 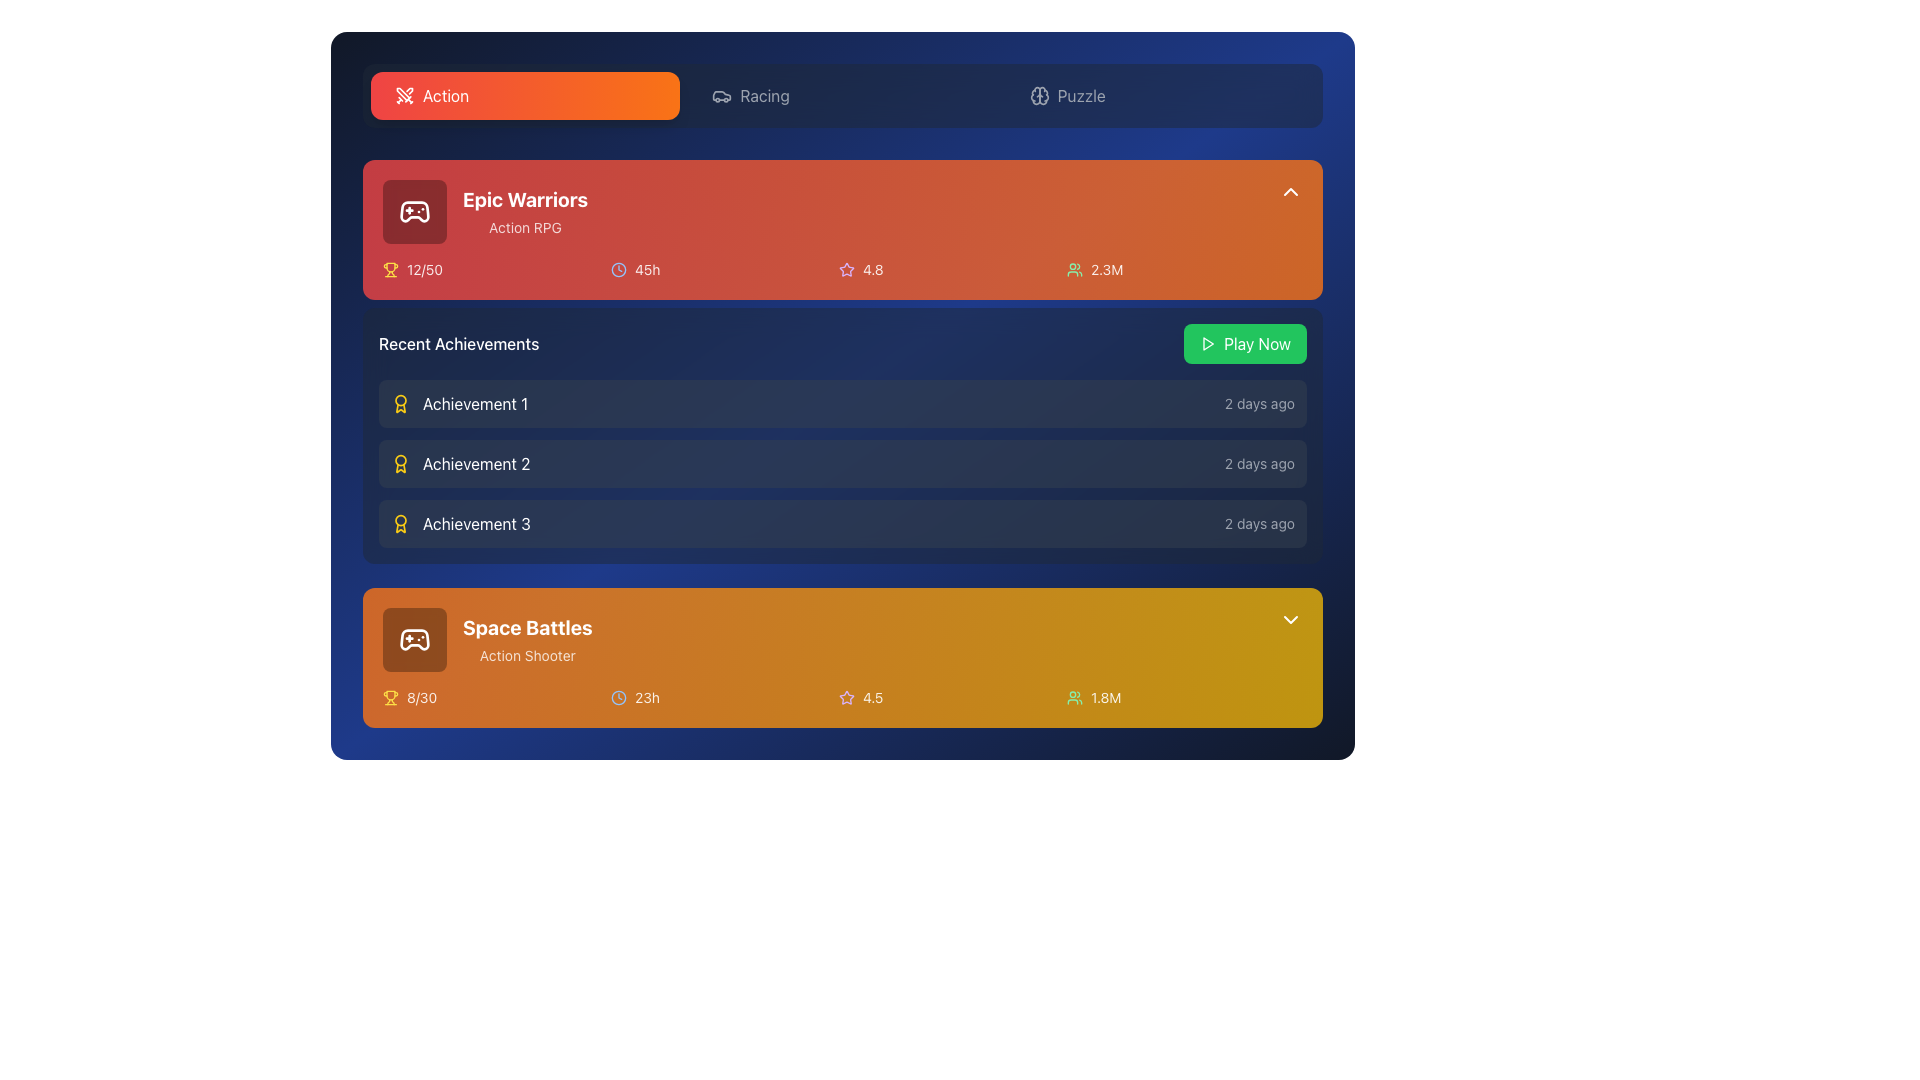 What do you see at coordinates (400, 519) in the screenshot?
I see `the circular trophy icon in the Recent Achievements section, which is styled with yellow hues and is part of an SVG graphic` at bounding box center [400, 519].